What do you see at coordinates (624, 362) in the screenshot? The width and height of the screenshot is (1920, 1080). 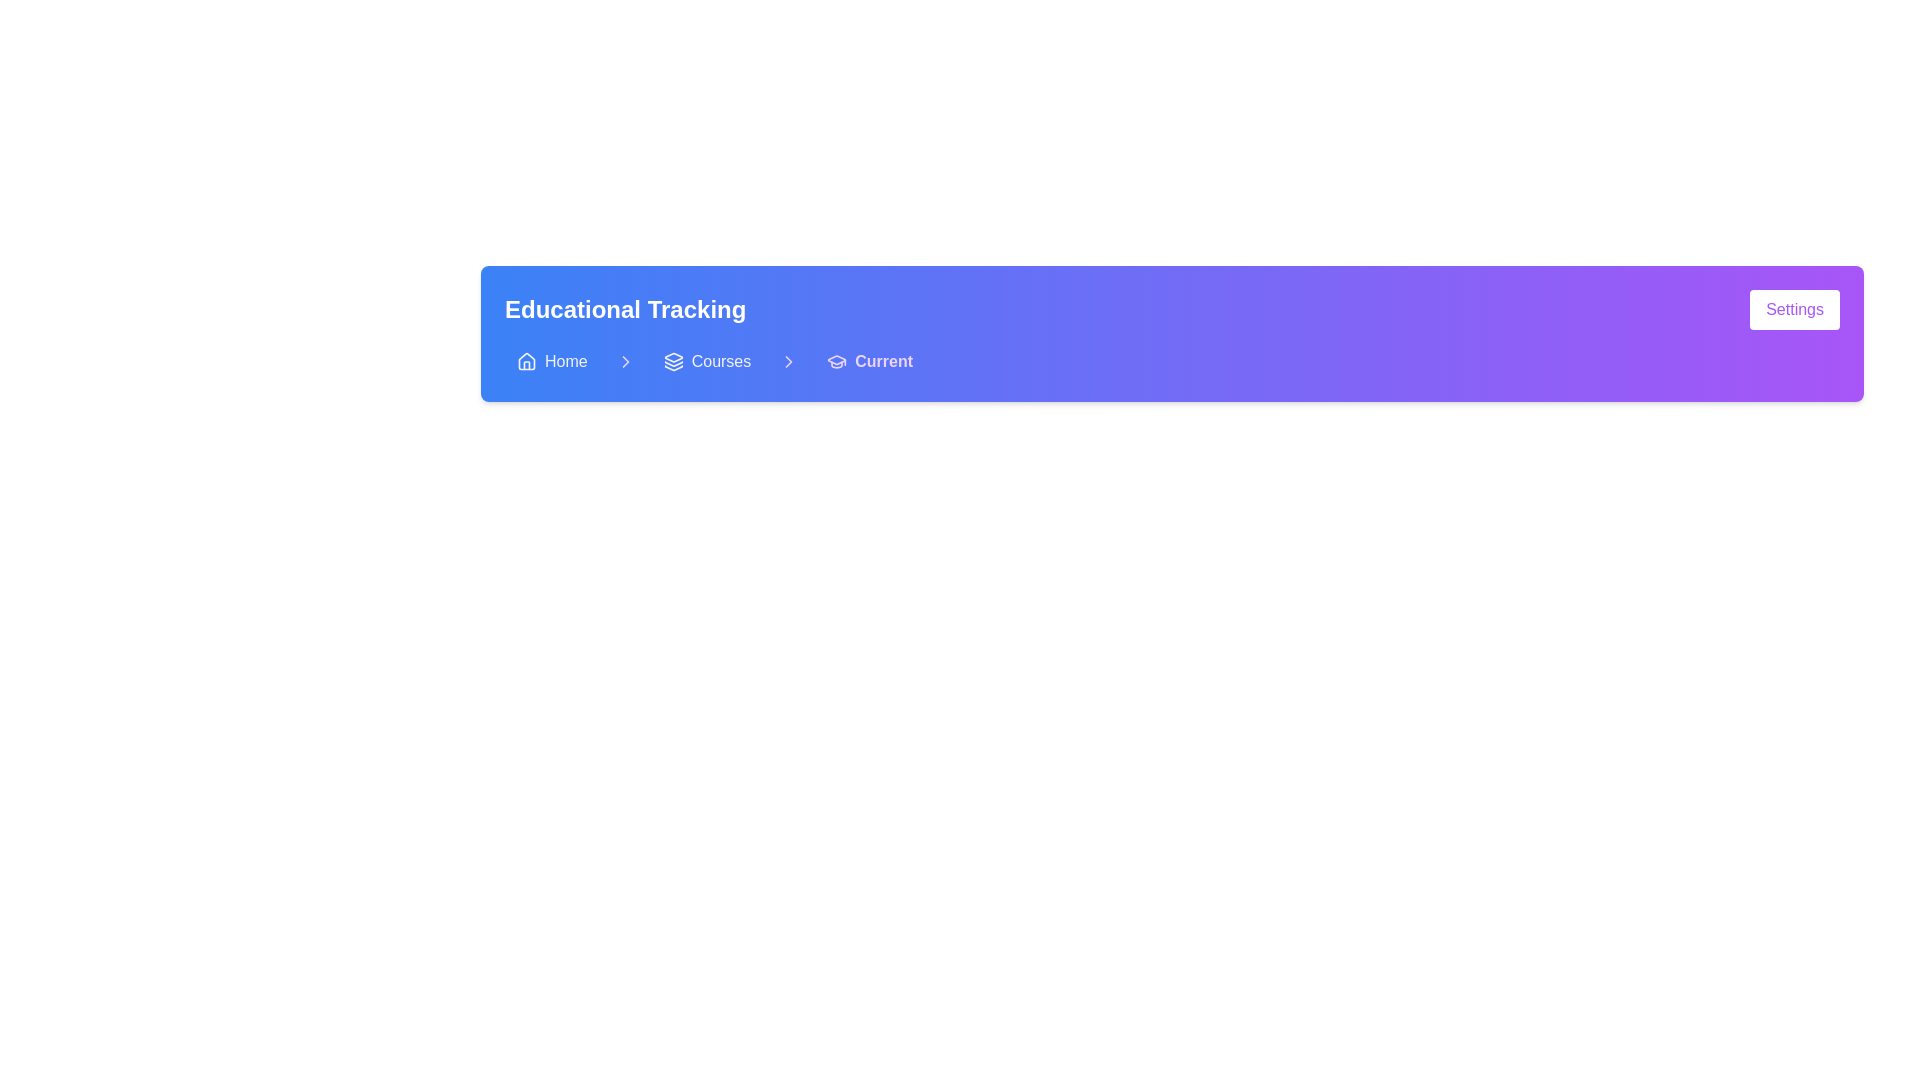 I see `the rightward arrow SVG icon in the breadcrumb navigation bar, which separates the 'Courses' and 'Current' labels` at bounding box center [624, 362].